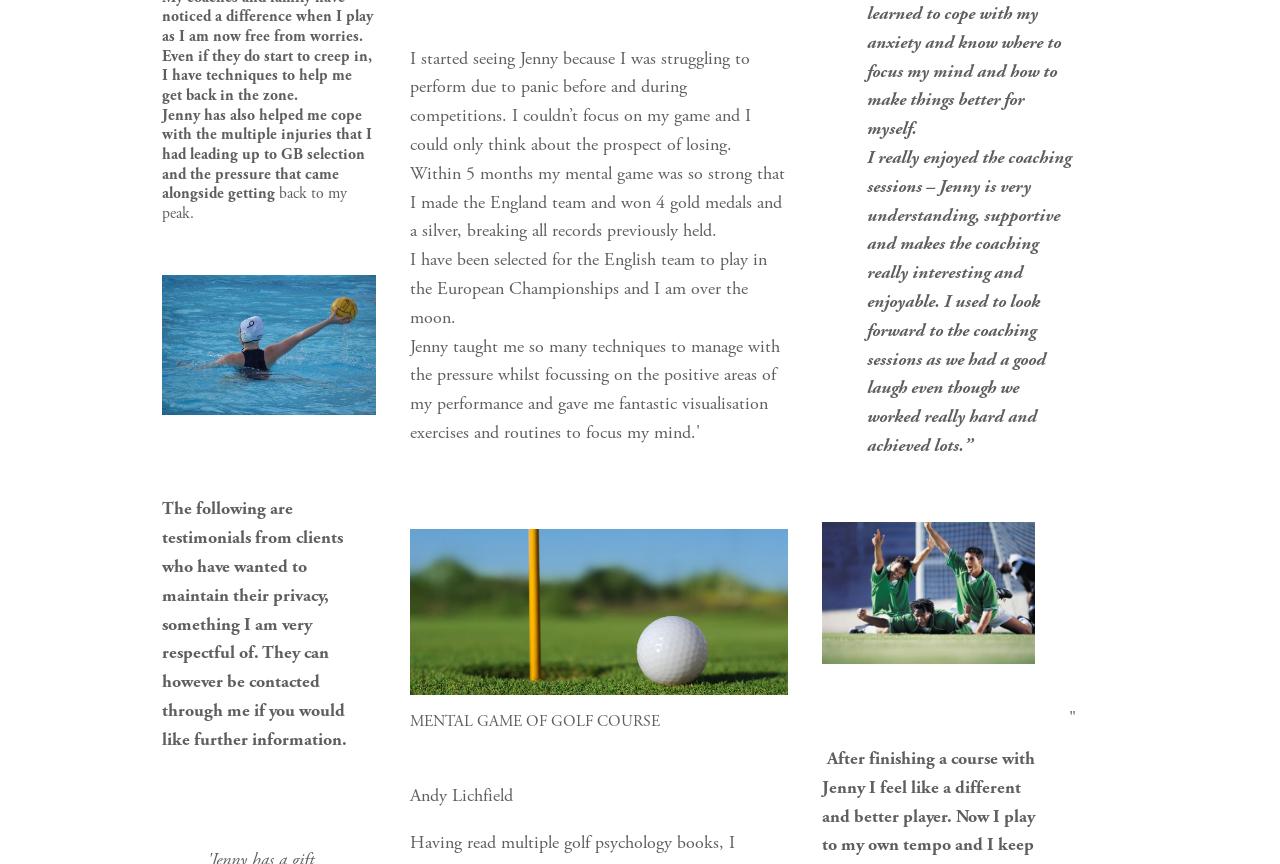 This screenshot has height=864, width=1280. What do you see at coordinates (255, 202) in the screenshot?
I see `'back to my peak.'` at bounding box center [255, 202].